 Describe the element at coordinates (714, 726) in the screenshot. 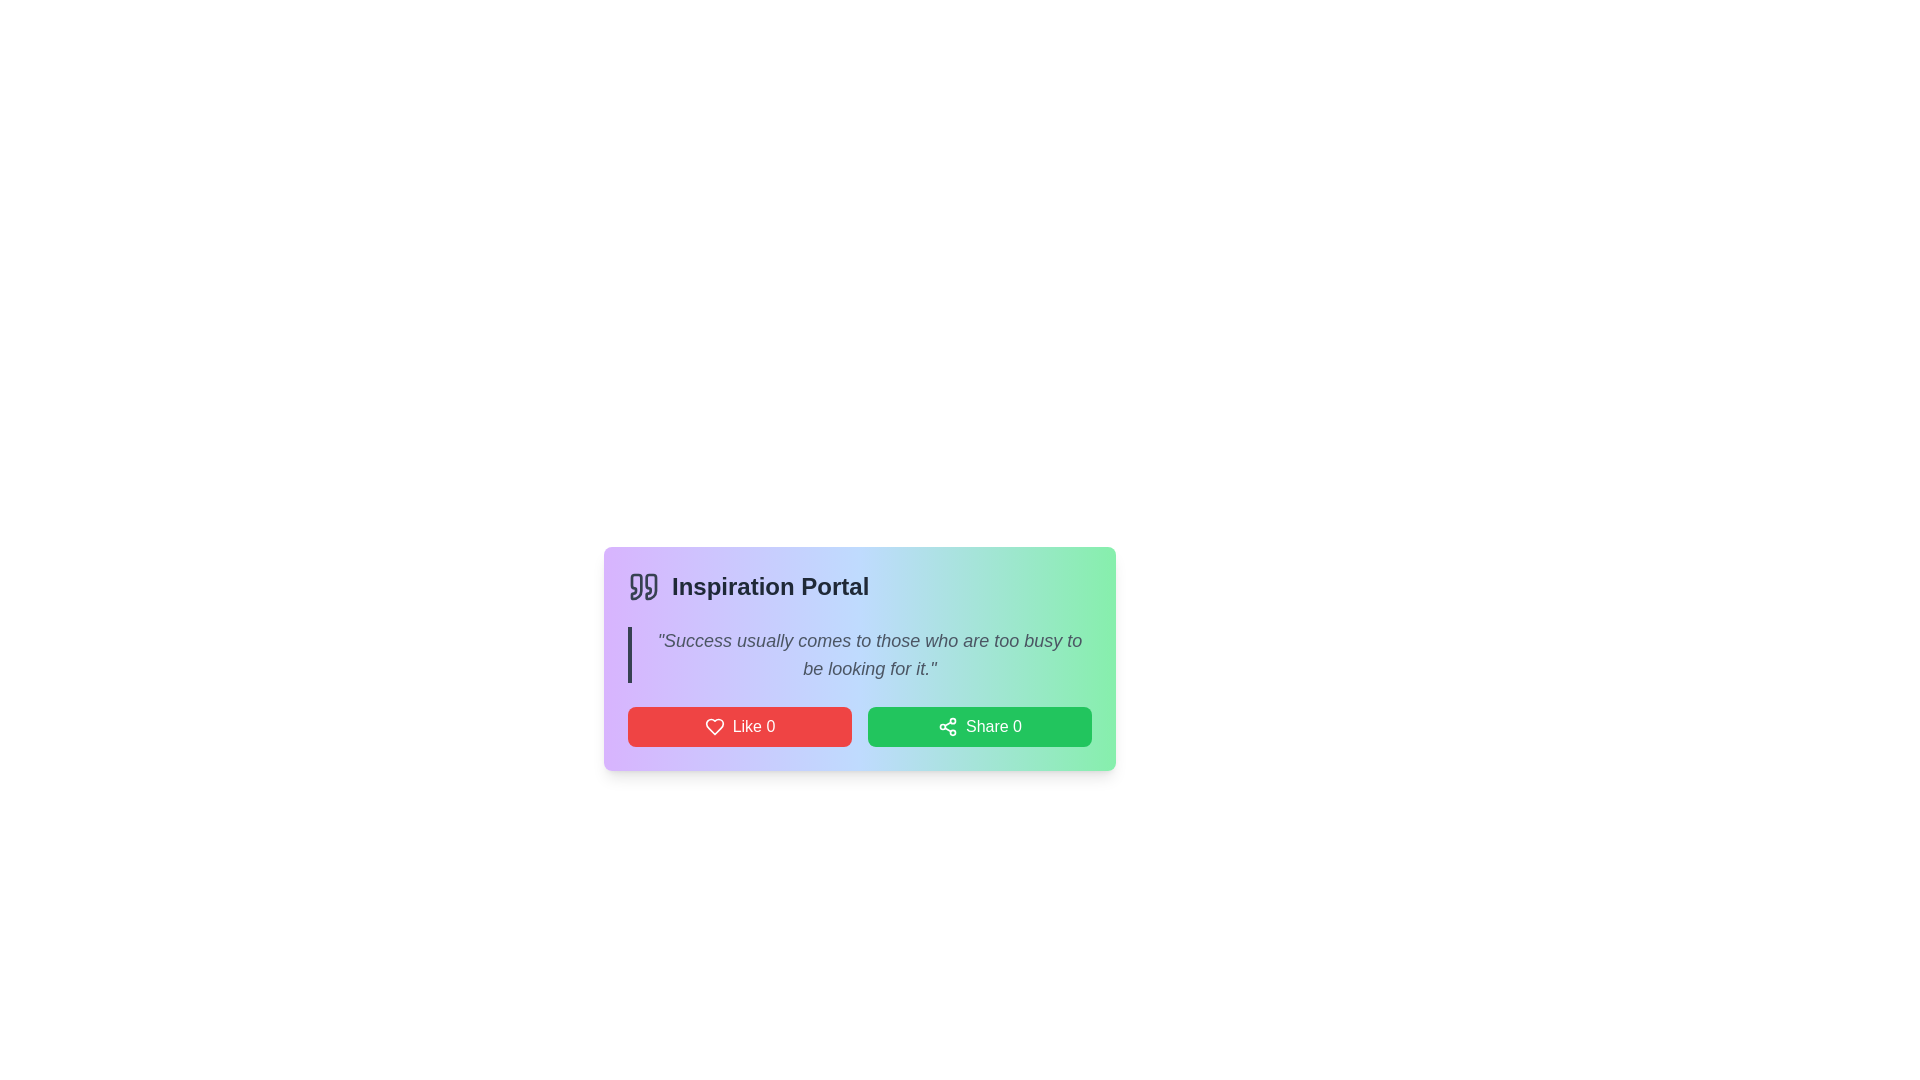

I see `the heart icon within the red 'Like 0' button located at the bottom-left corner of the card to express appreciation` at that location.